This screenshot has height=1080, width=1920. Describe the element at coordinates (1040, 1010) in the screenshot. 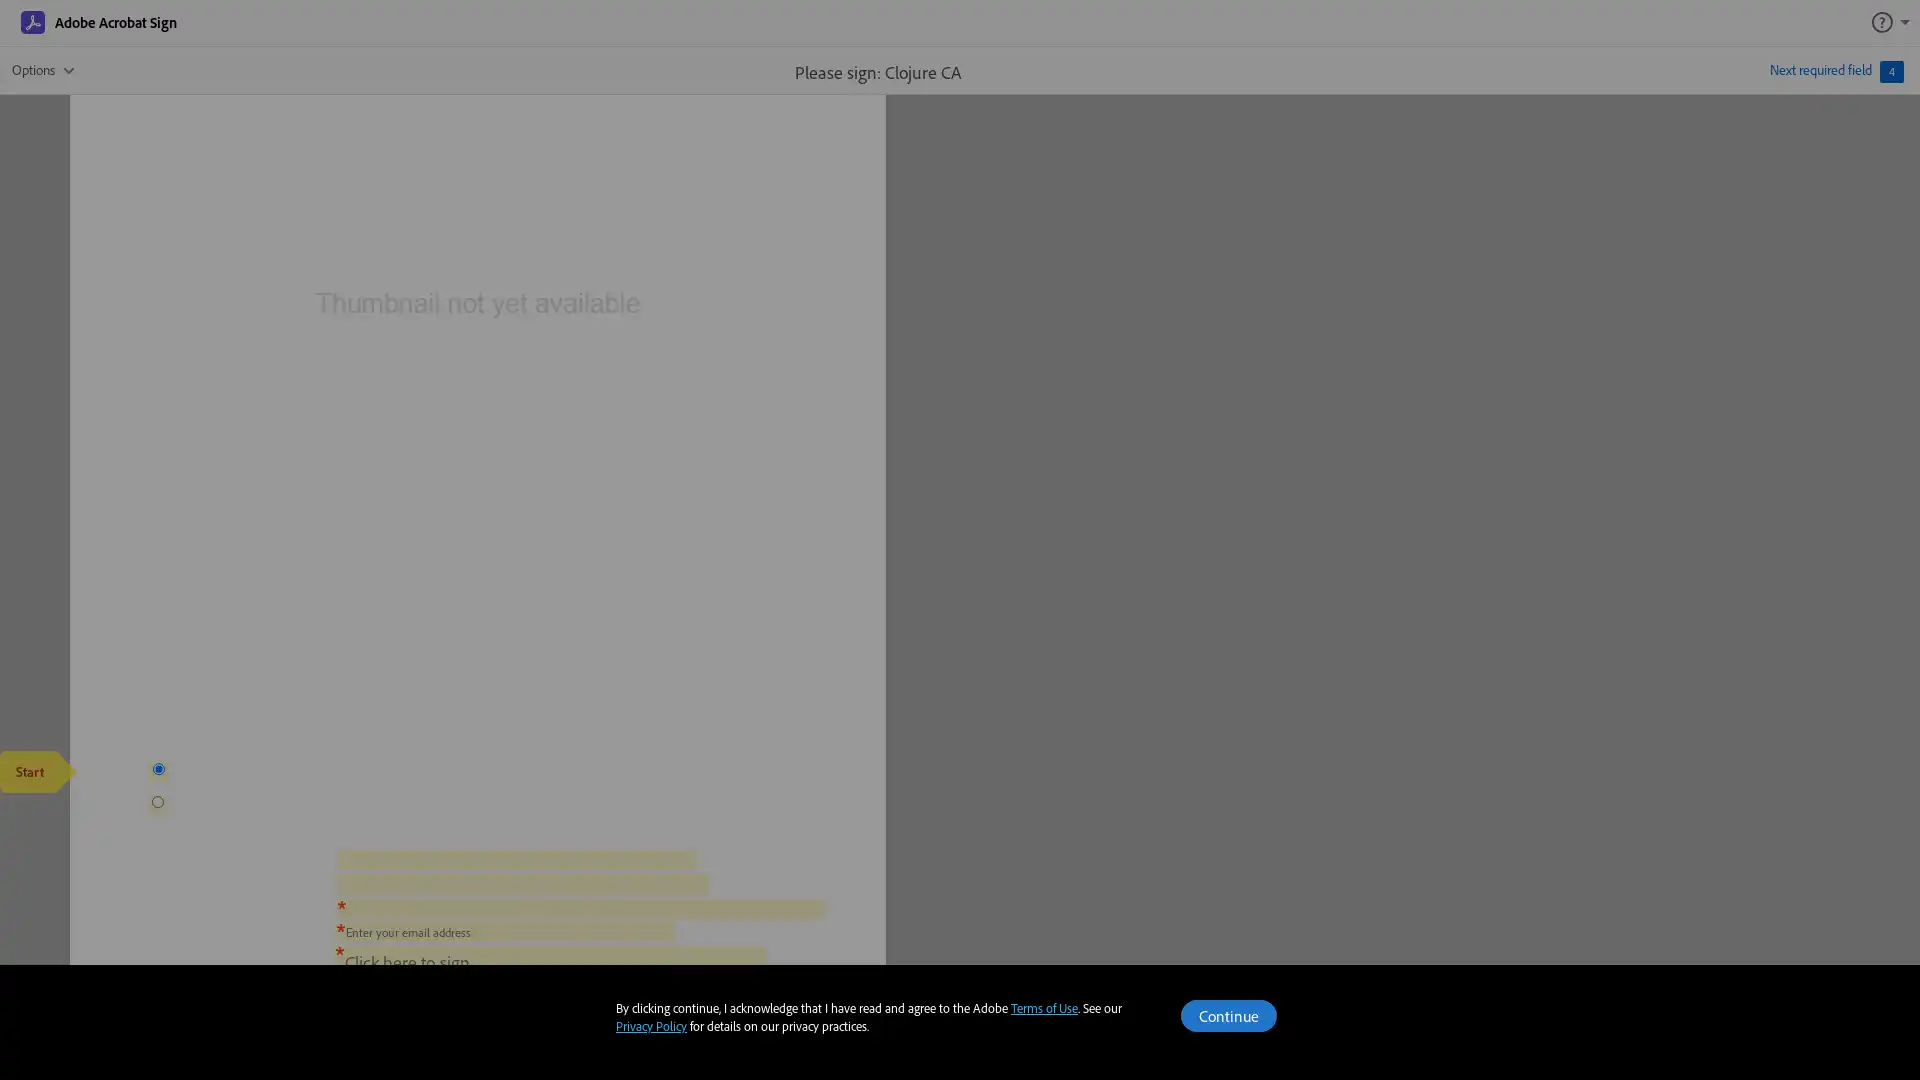

I see `Zoom in` at that location.